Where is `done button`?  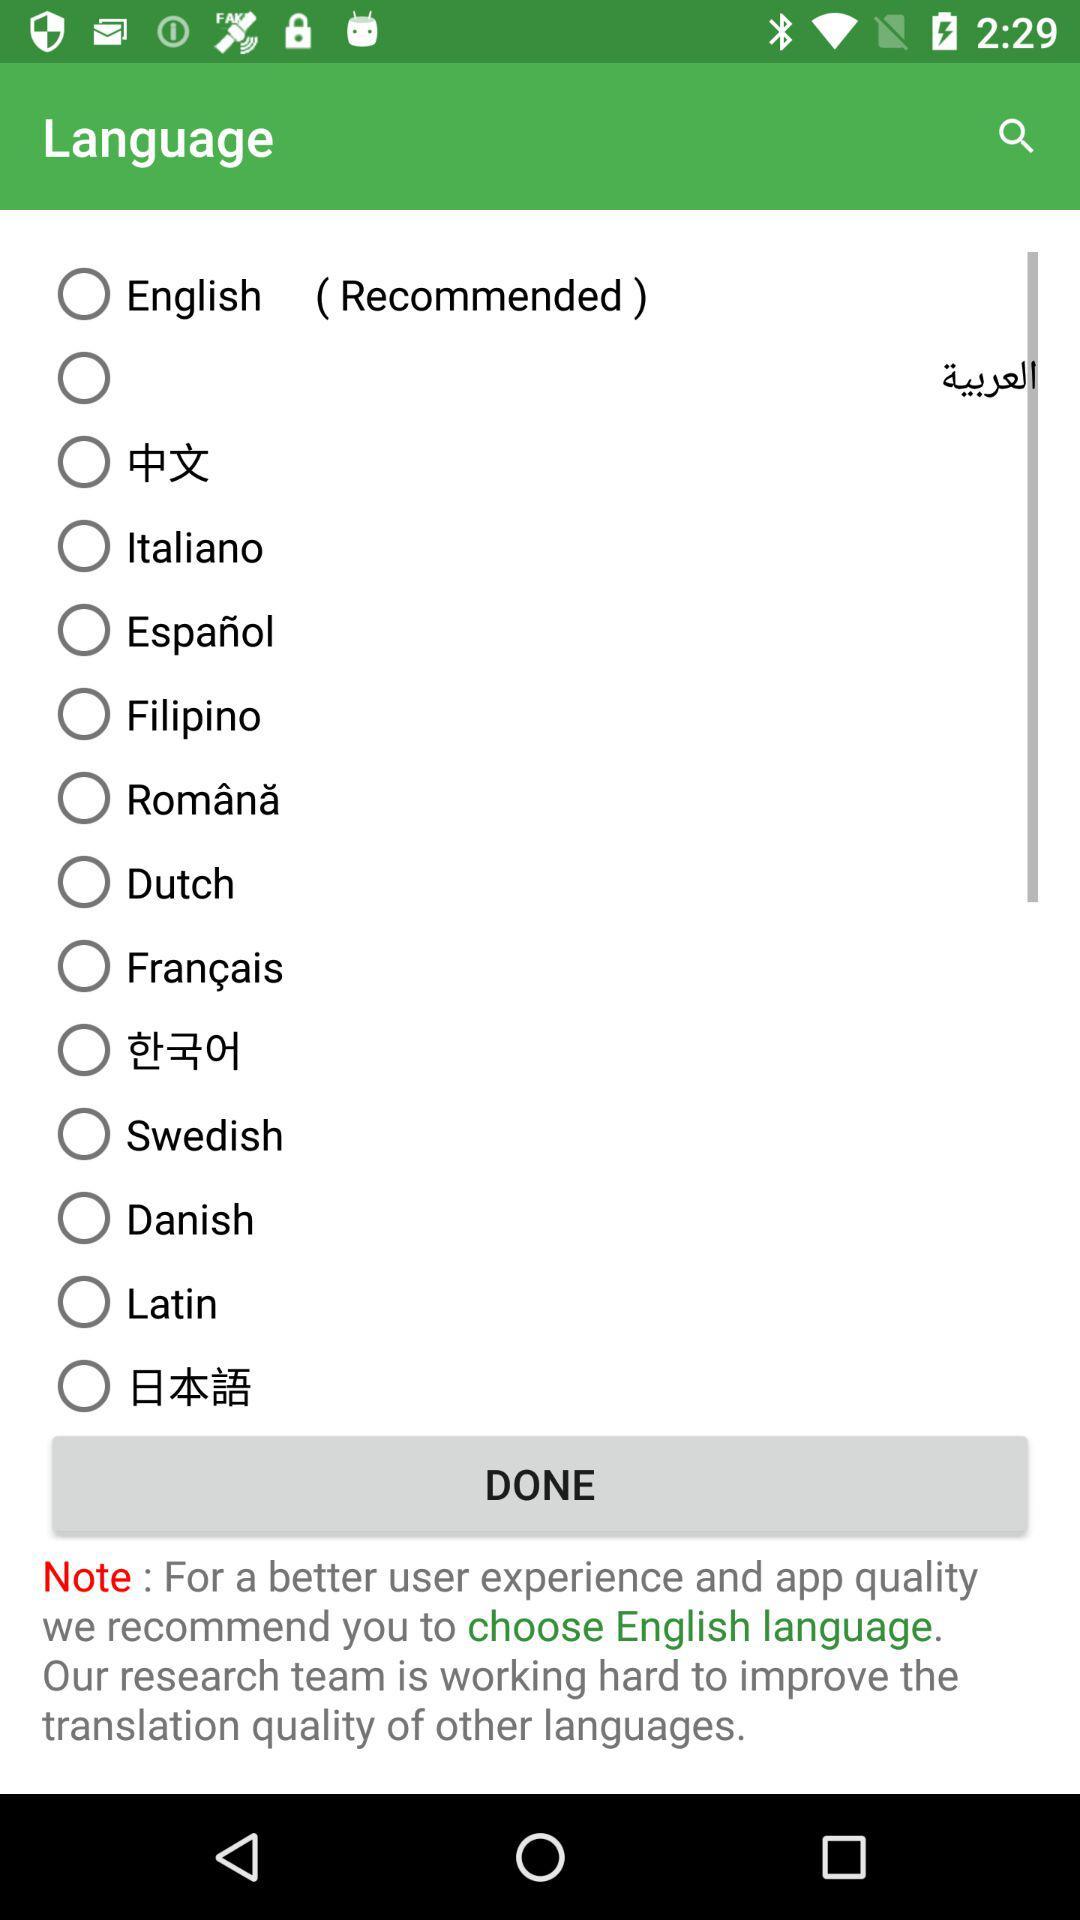
done button is located at coordinates (540, 1483).